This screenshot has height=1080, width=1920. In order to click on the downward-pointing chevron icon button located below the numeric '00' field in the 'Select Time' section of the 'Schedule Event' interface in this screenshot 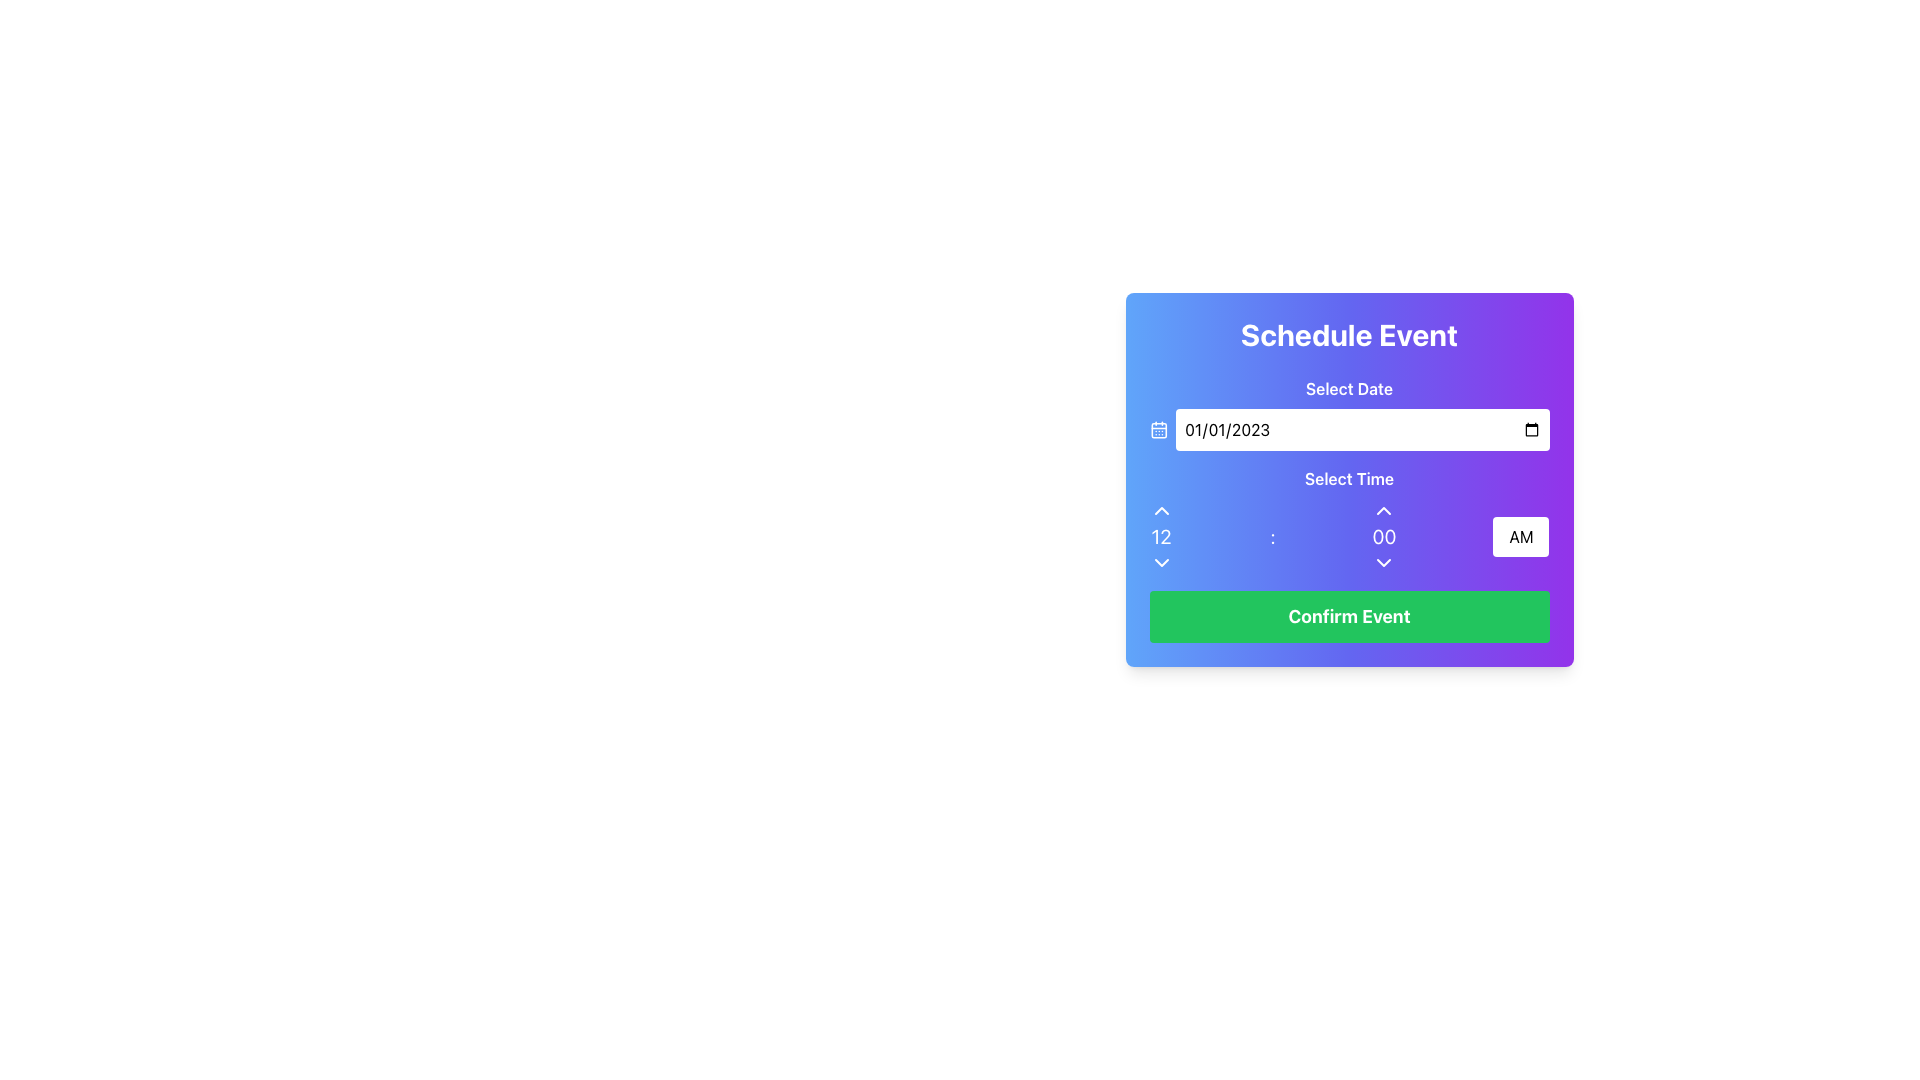, I will do `click(1383, 563)`.